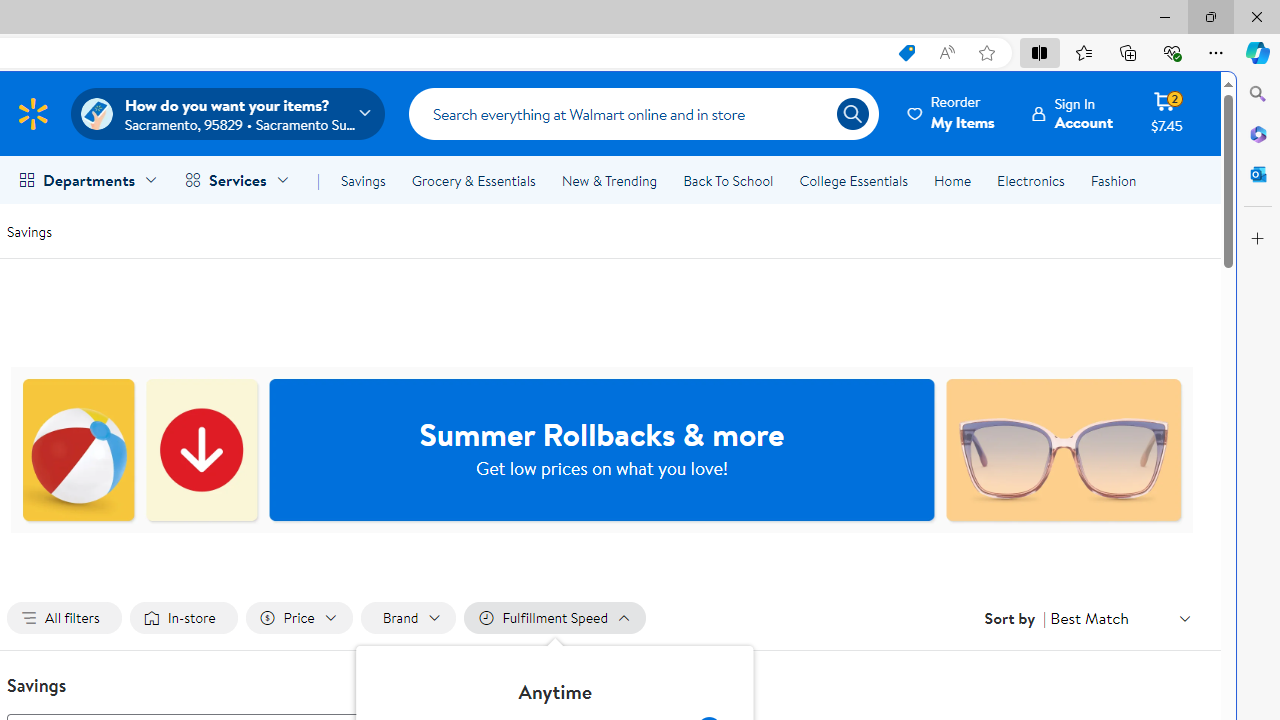 The height and width of the screenshot is (720, 1280). What do you see at coordinates (853, 181) in the screenshot?
I see `'College Essentials'` at bounding box center [853, 181].